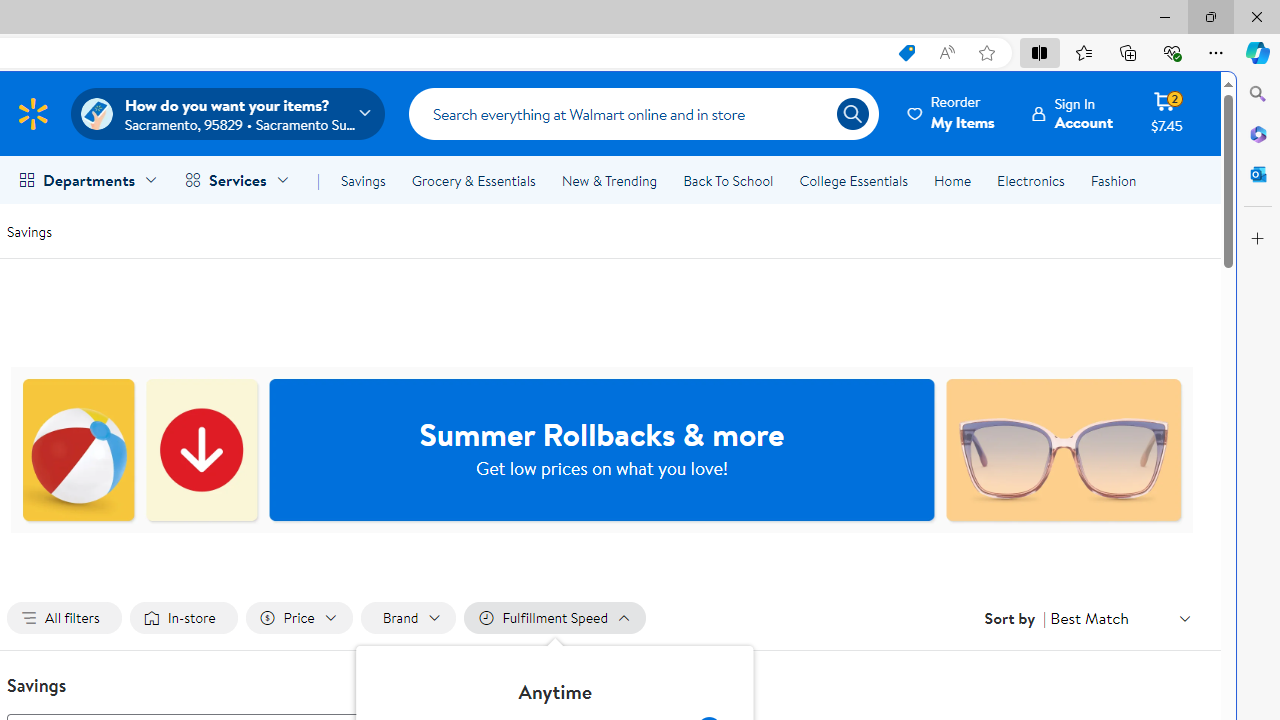 The height and width of the screenshot is (720, 1280). What do you see at coordinates (853, 181) in the screenshot?
I see `'College Essentials'` at bounding box center [853, 181].